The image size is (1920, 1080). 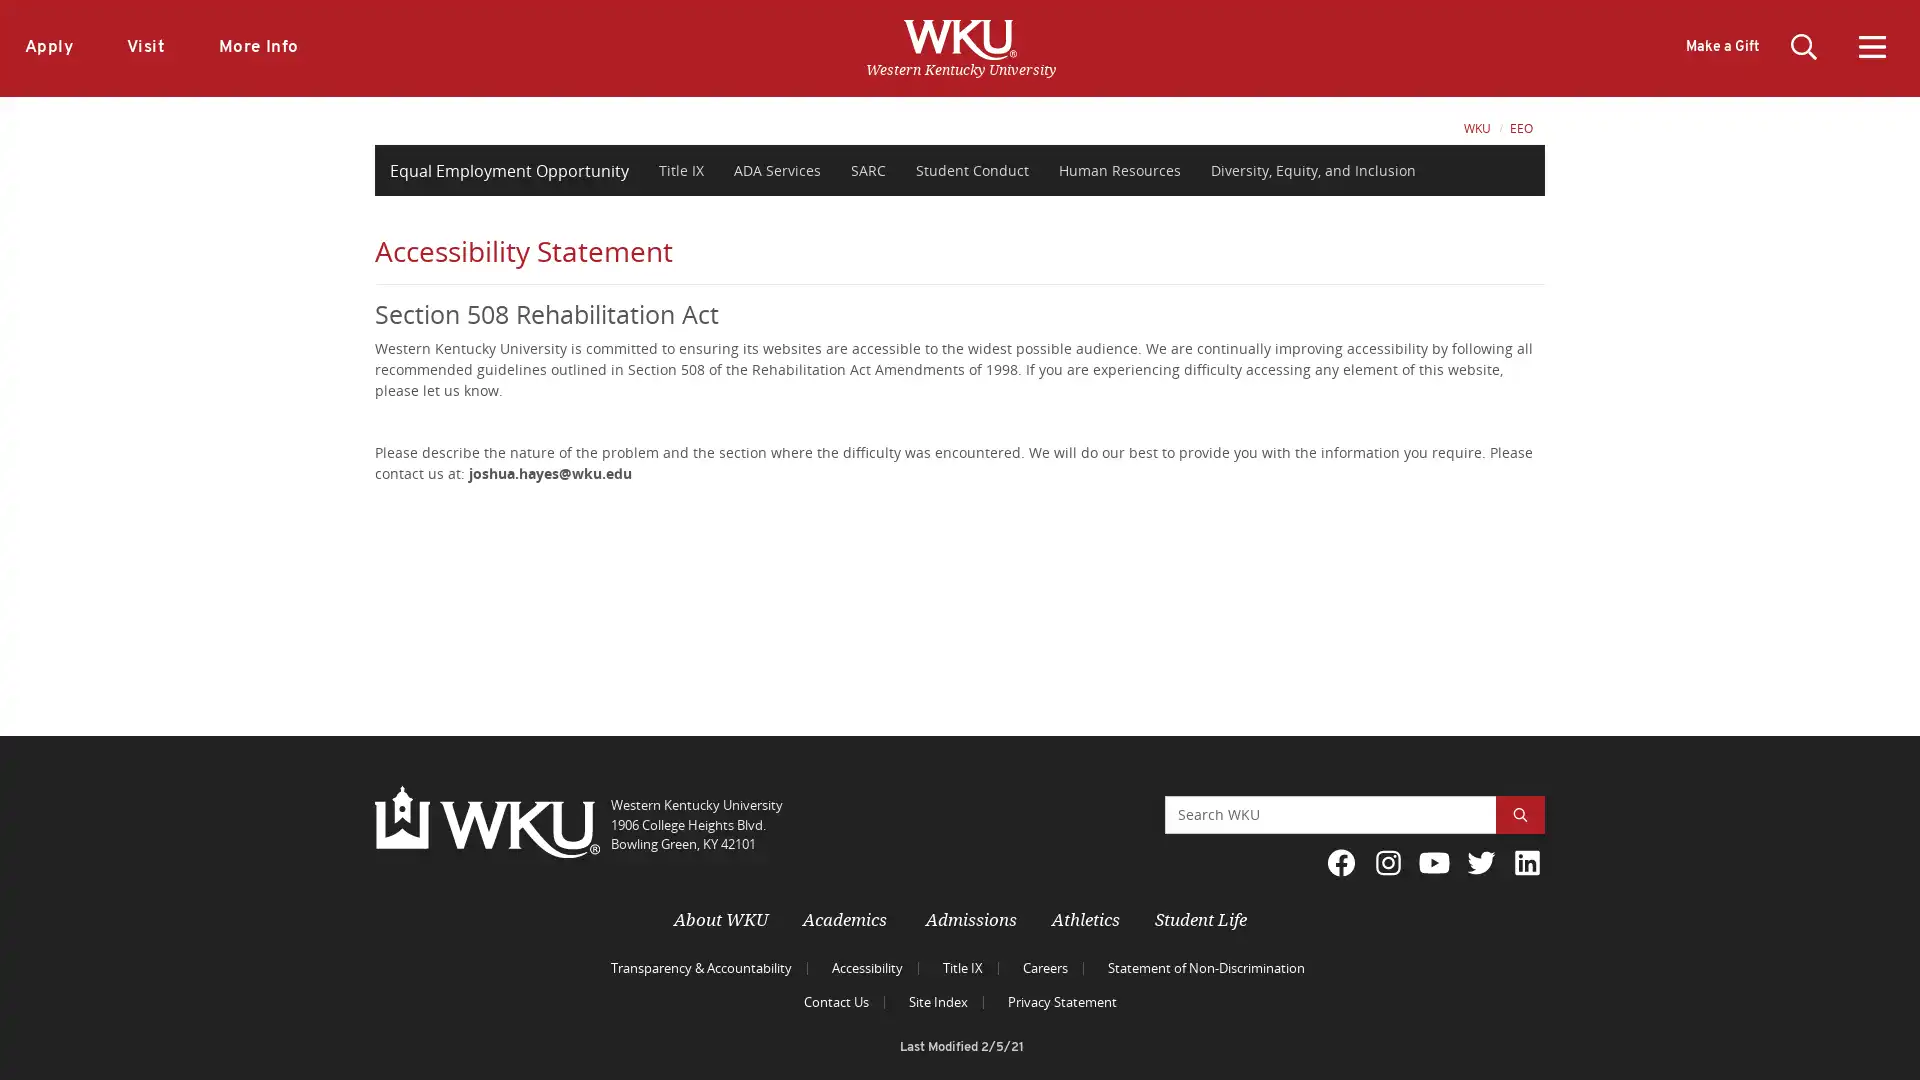 I want to click on Search, so click(x=1520, y=814).